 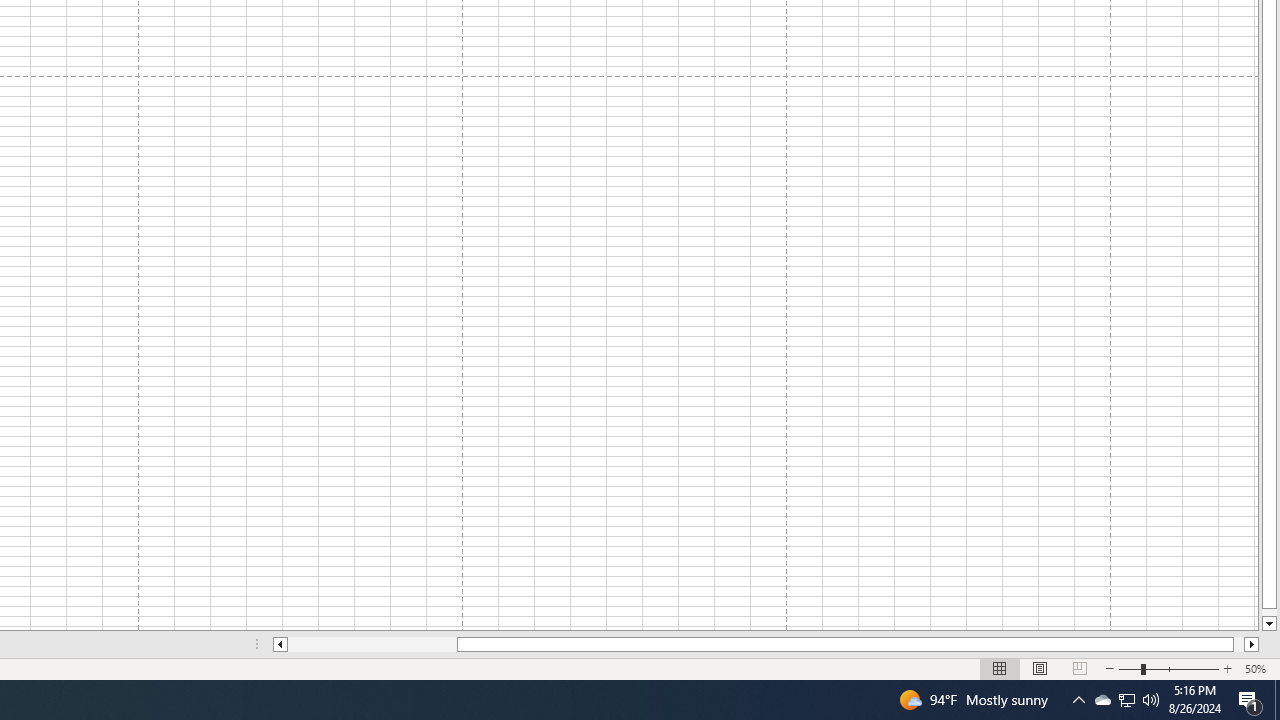 What do you see at coordinates (1226, 669) in the screenshot?
I see `'Zoom In'` at bounding box center [1226, 669].